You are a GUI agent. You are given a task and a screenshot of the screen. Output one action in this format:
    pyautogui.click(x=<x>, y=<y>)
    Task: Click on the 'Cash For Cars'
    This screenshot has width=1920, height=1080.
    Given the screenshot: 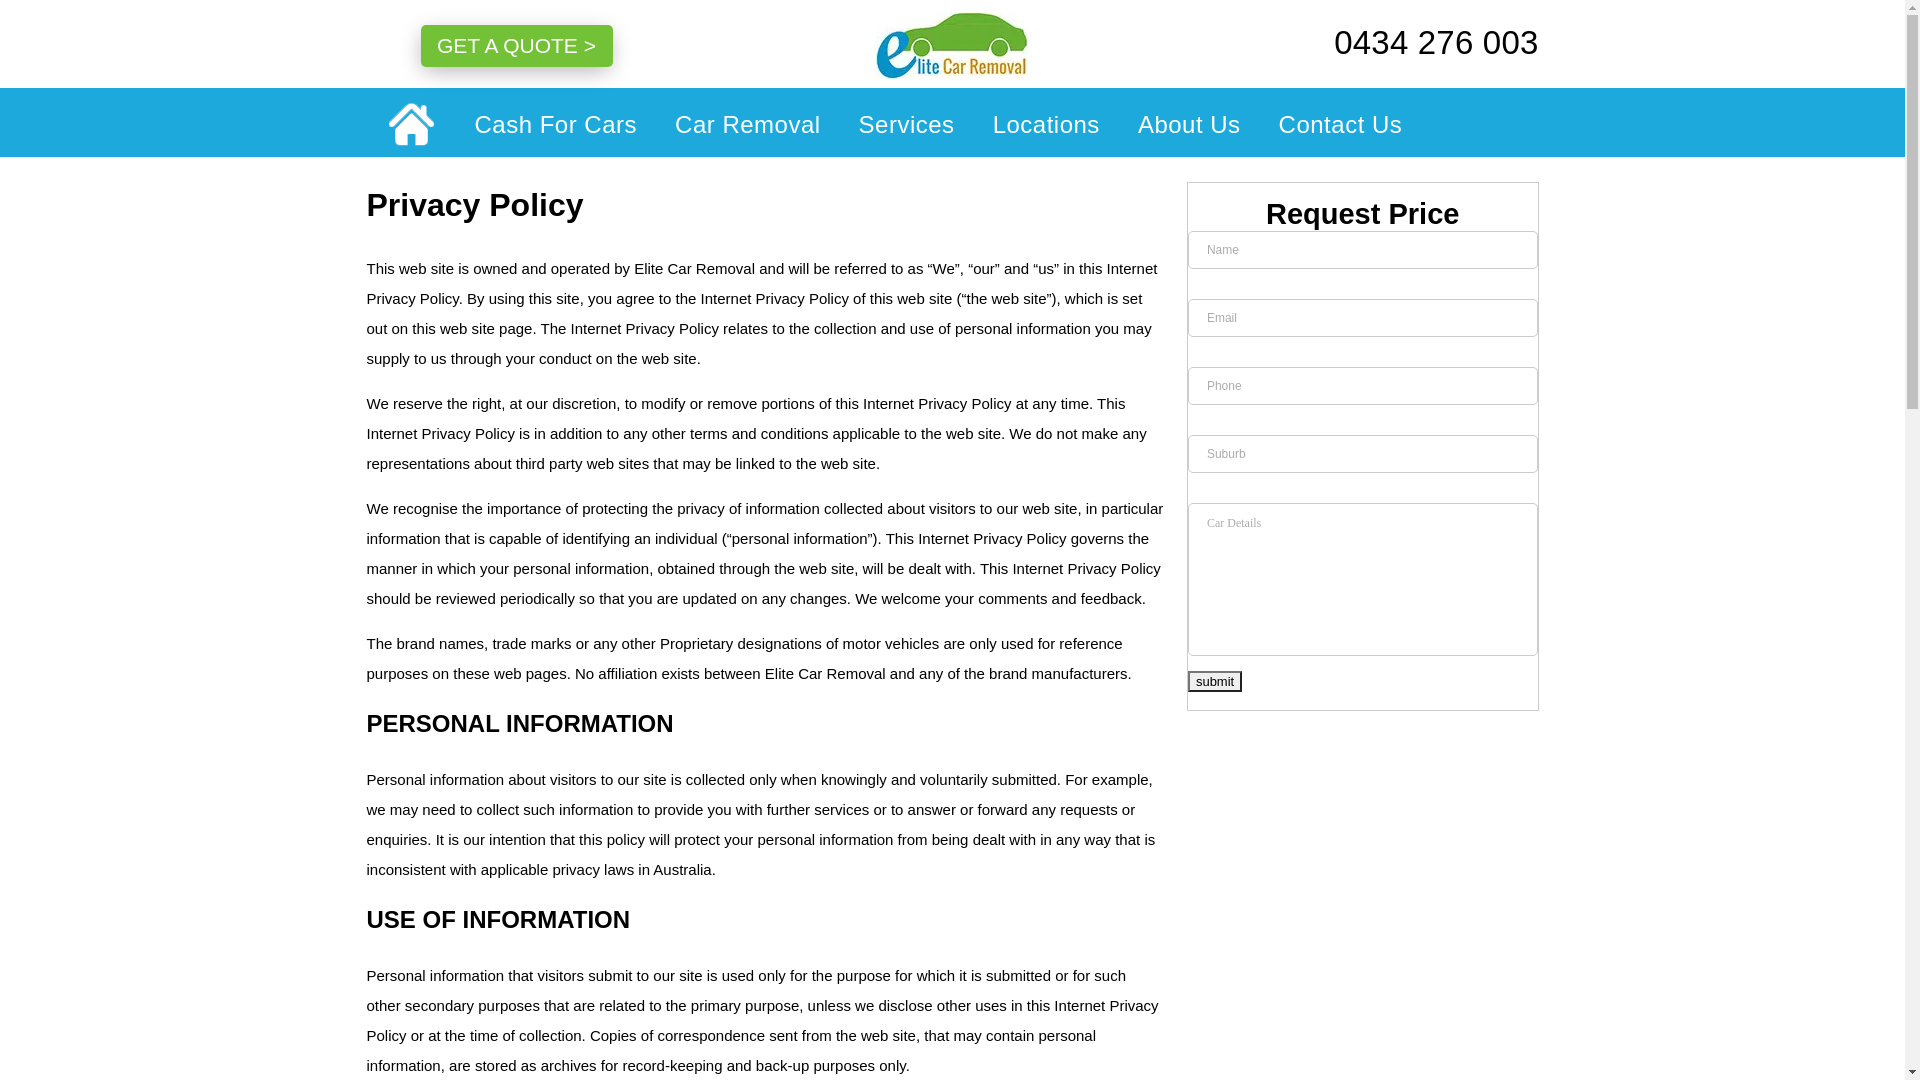 What is the action you would take?
    pyautogui.click(x=455, y=122)
    